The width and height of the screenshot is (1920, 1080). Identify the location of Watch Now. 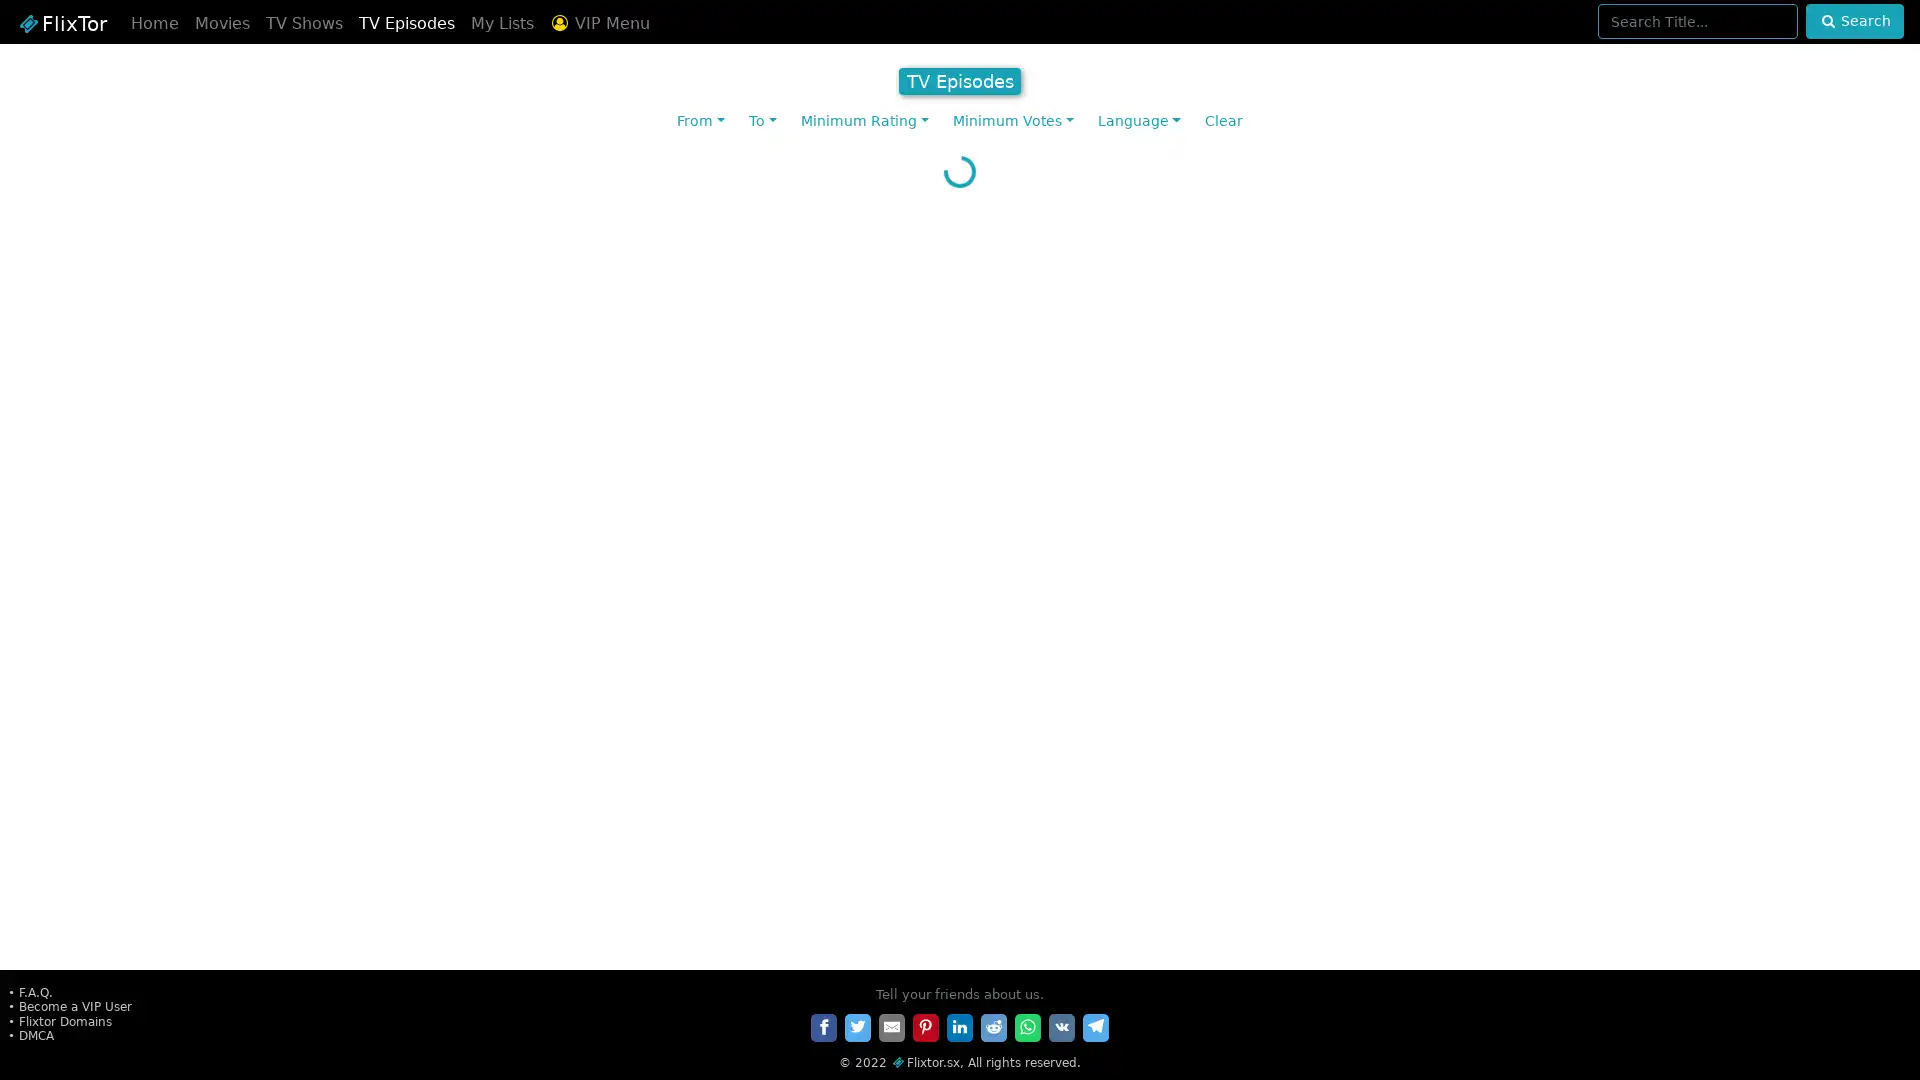
(388, 944).